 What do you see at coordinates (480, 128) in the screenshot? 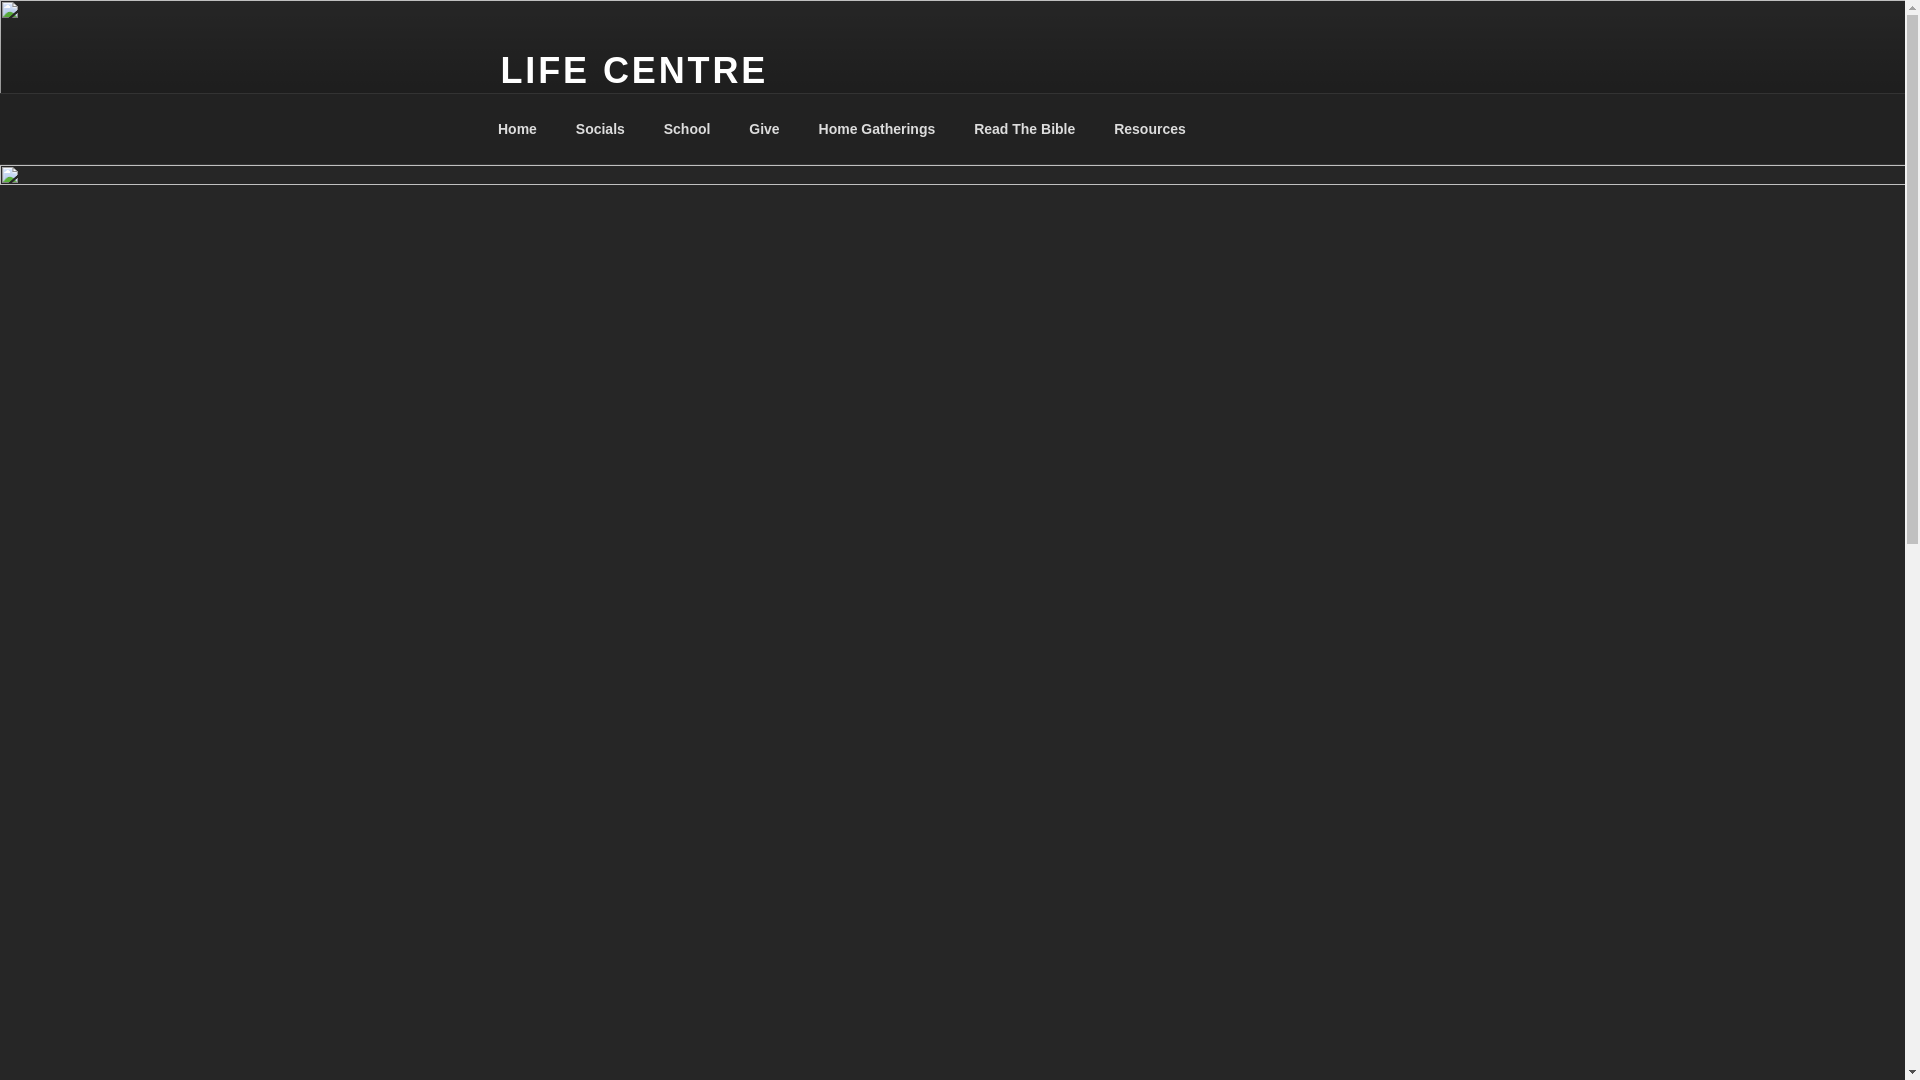
I see `'Home'` at bounding box center [480, 128].